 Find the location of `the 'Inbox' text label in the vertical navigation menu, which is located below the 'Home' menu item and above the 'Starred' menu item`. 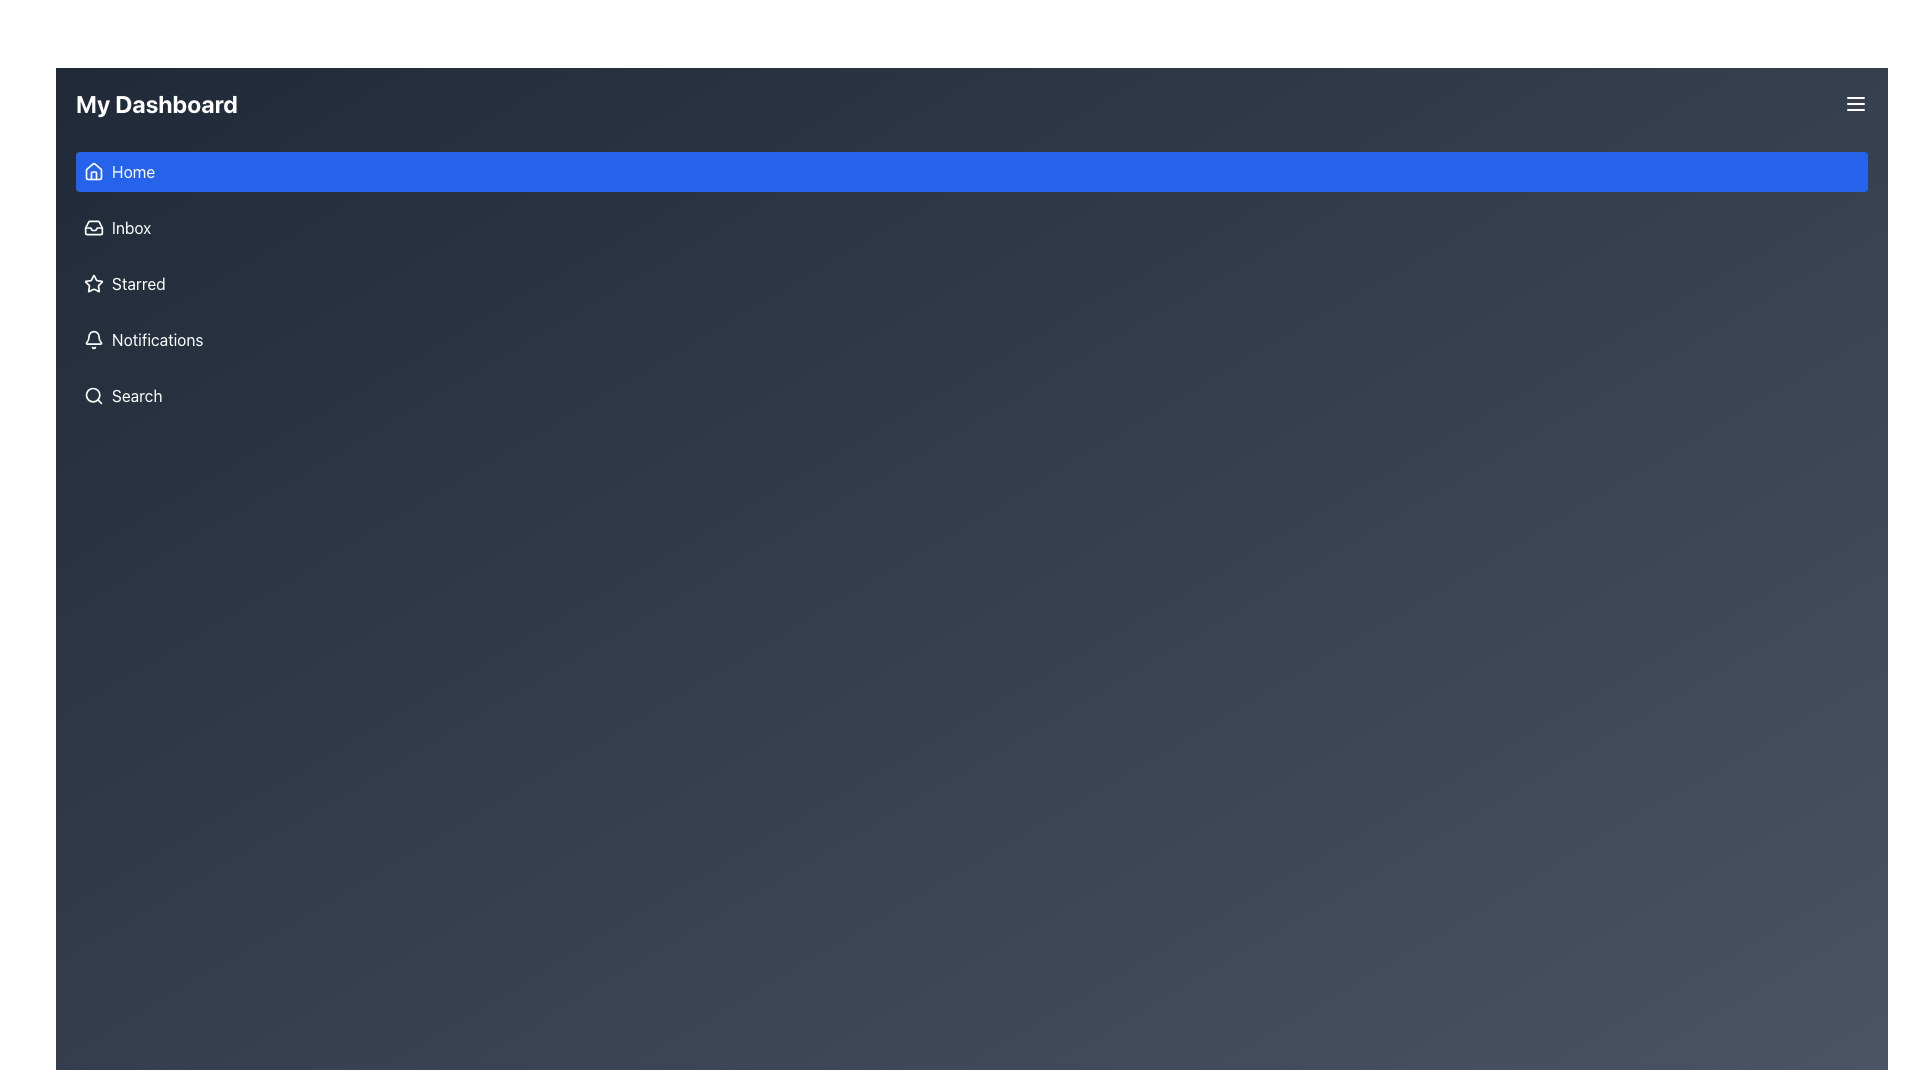

the 'Inbox' text label in the vertical navigation menu, which is located below the 'Home' menu item and above the 'Starred' menu item is located at coordinates (130, 226).